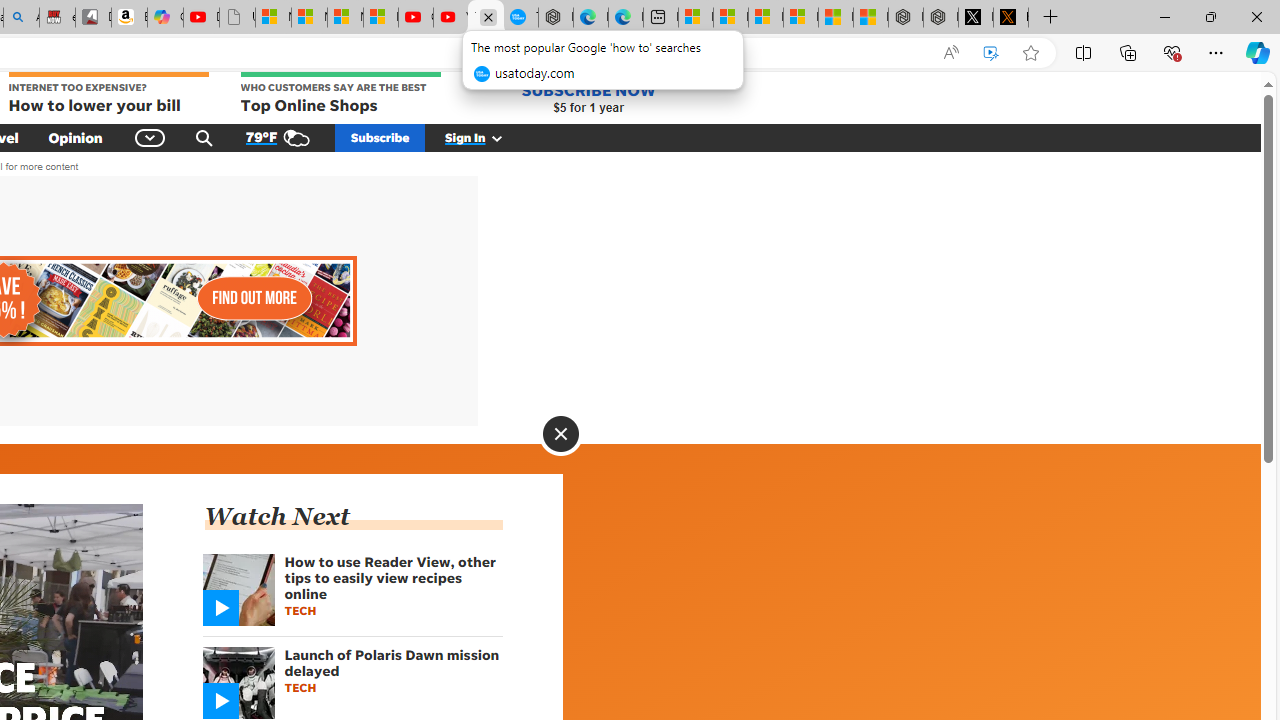  Describe the element at coordinates (976, 17) in the screenshot. I see `'Nordace (@NordaceOfficial) / X'` at that location.